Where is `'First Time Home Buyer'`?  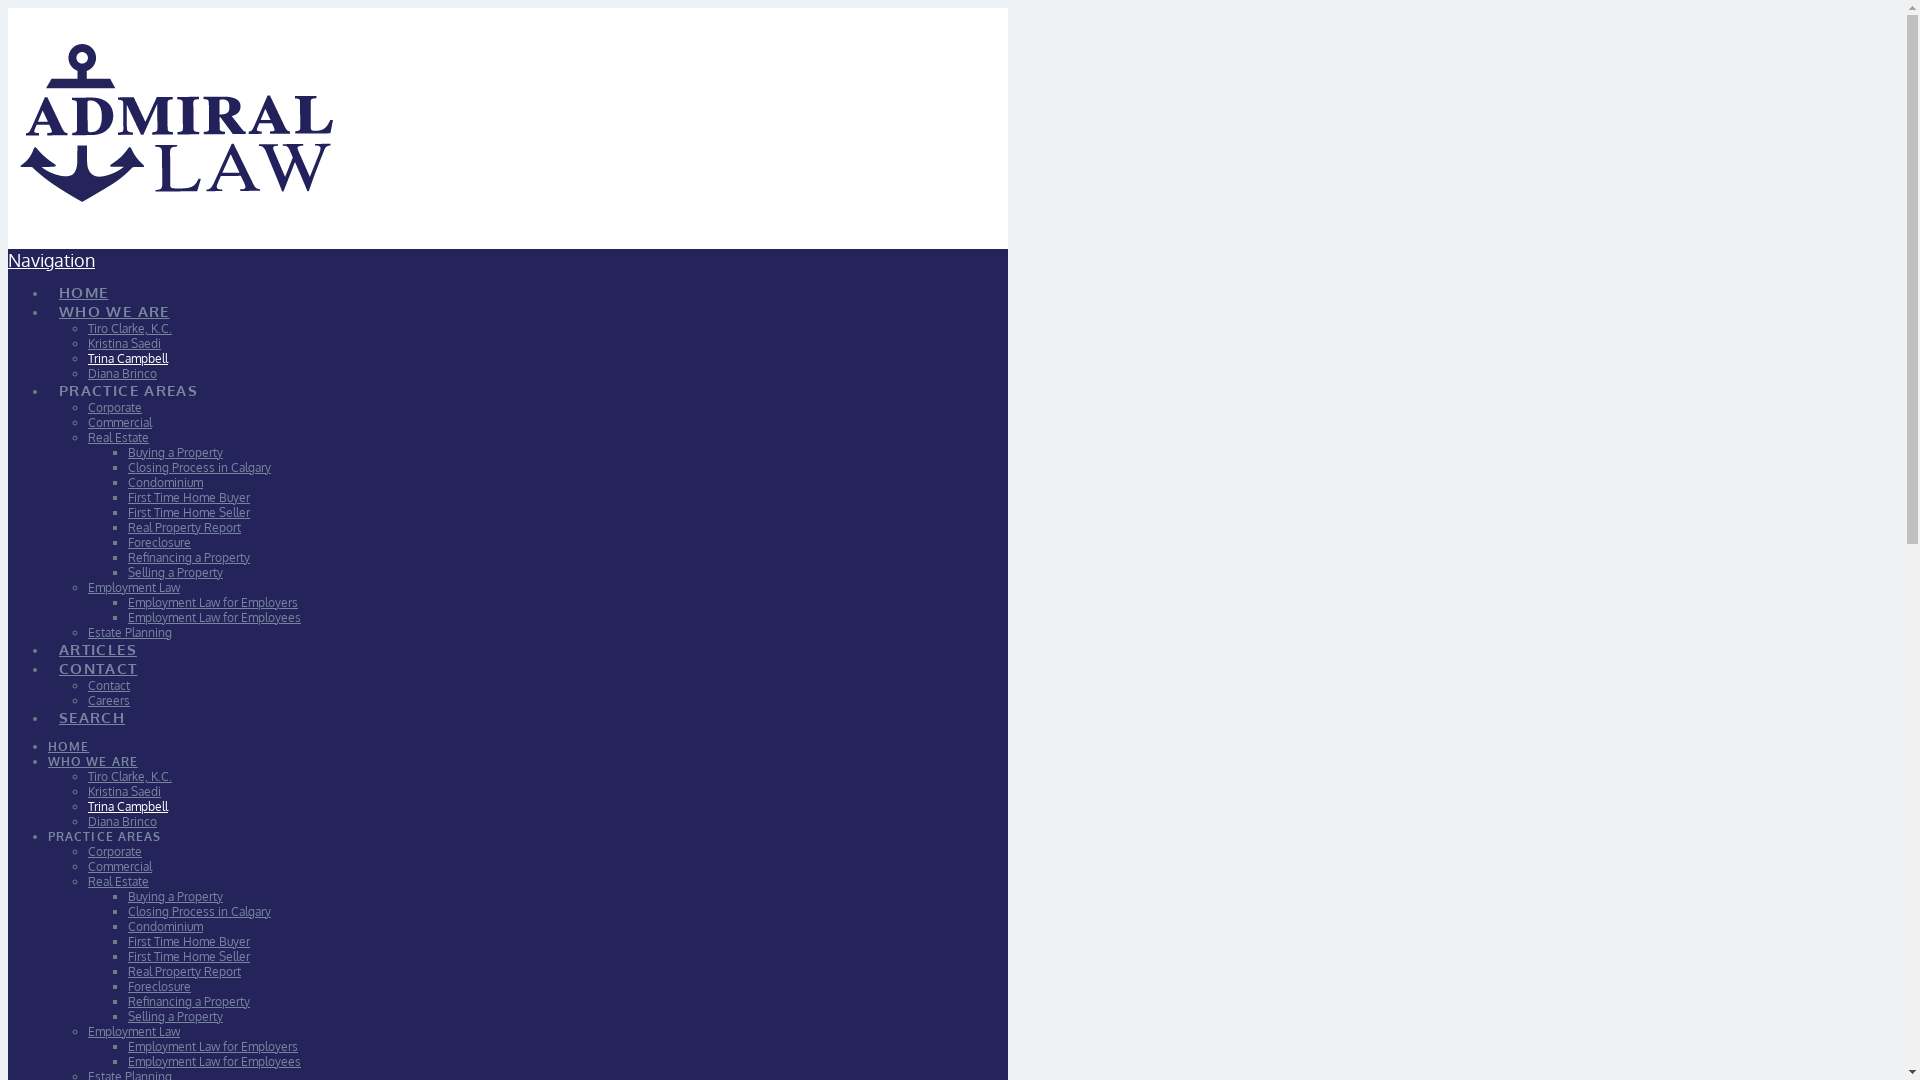
'First Time Home Buyer' is located at coordinates (188, 941).